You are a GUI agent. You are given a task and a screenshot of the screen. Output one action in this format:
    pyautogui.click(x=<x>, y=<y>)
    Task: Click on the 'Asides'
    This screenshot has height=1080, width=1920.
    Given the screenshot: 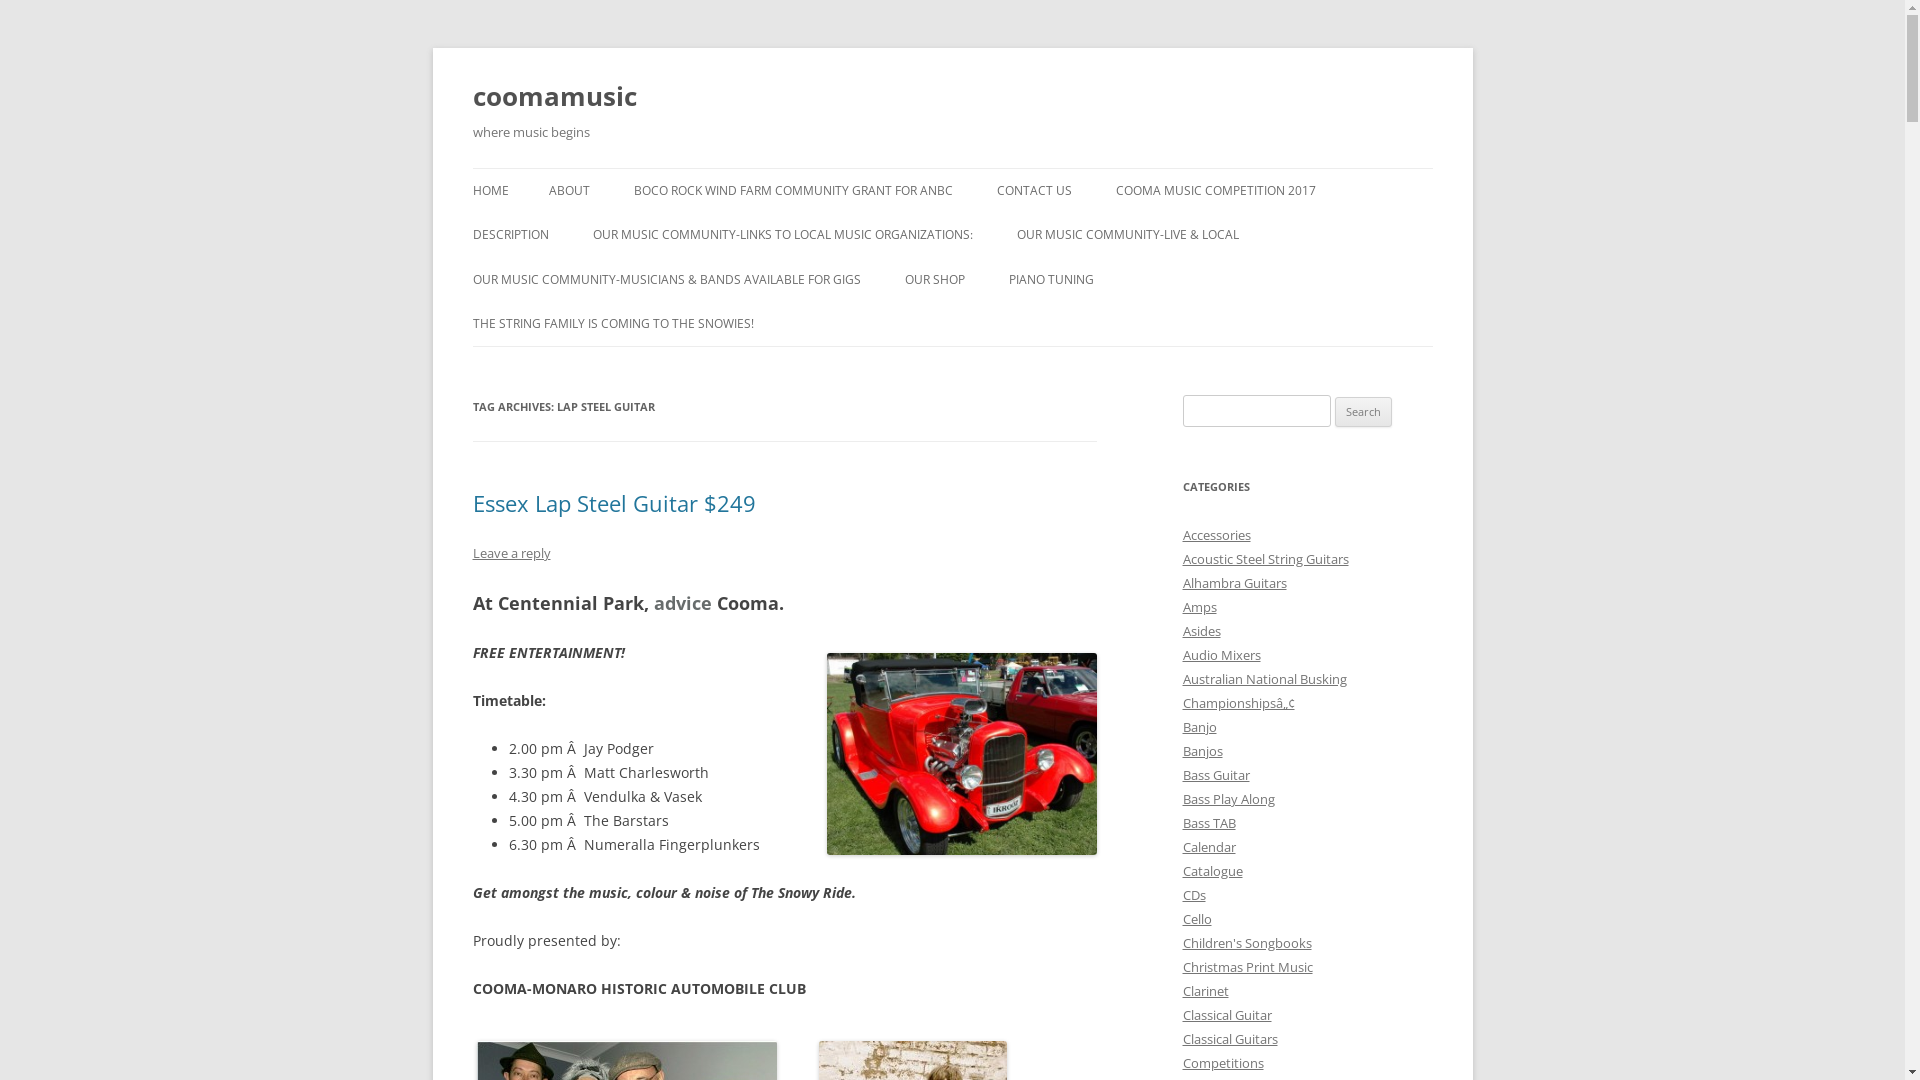 What is the action you would take?
    pyautogui.click(x=1200, y=631)
    